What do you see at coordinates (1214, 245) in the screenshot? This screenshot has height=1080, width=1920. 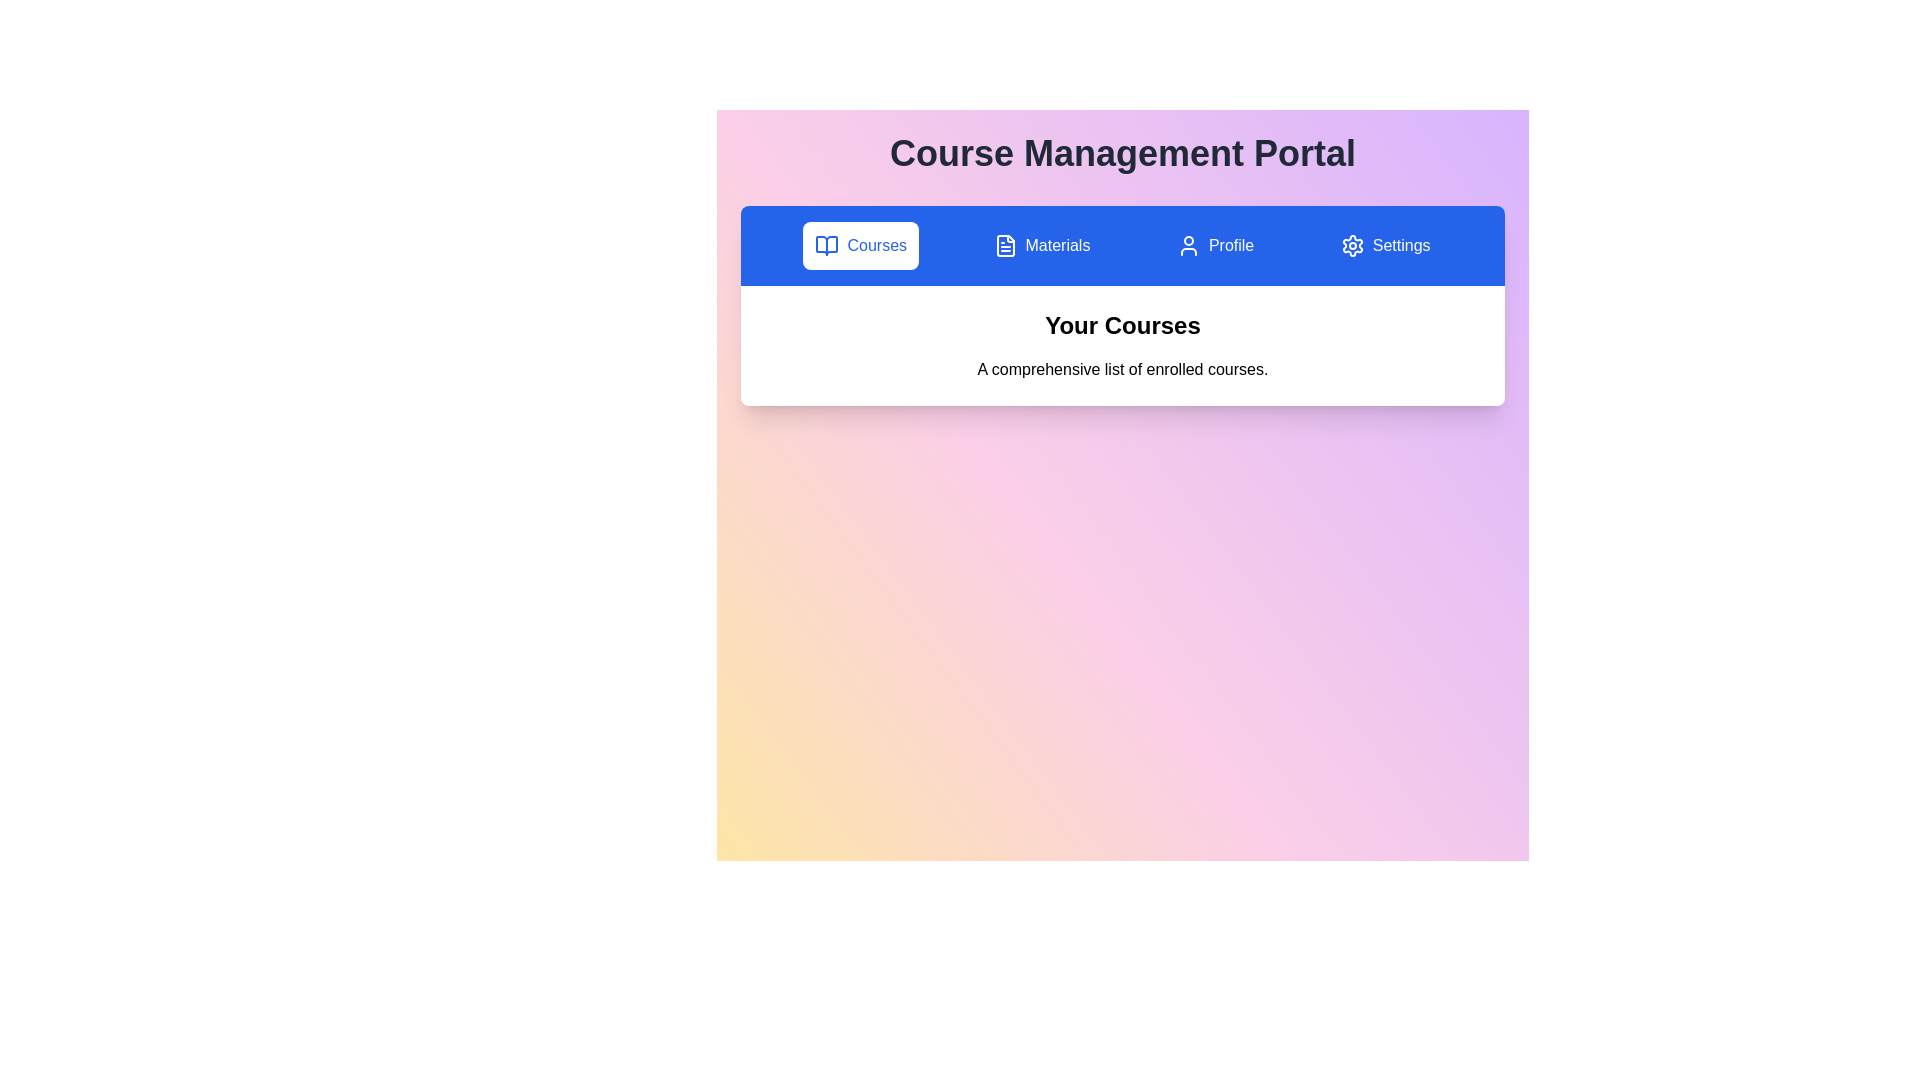 I see `the third button in the navigation bar` at bounding box center [1214, 245].